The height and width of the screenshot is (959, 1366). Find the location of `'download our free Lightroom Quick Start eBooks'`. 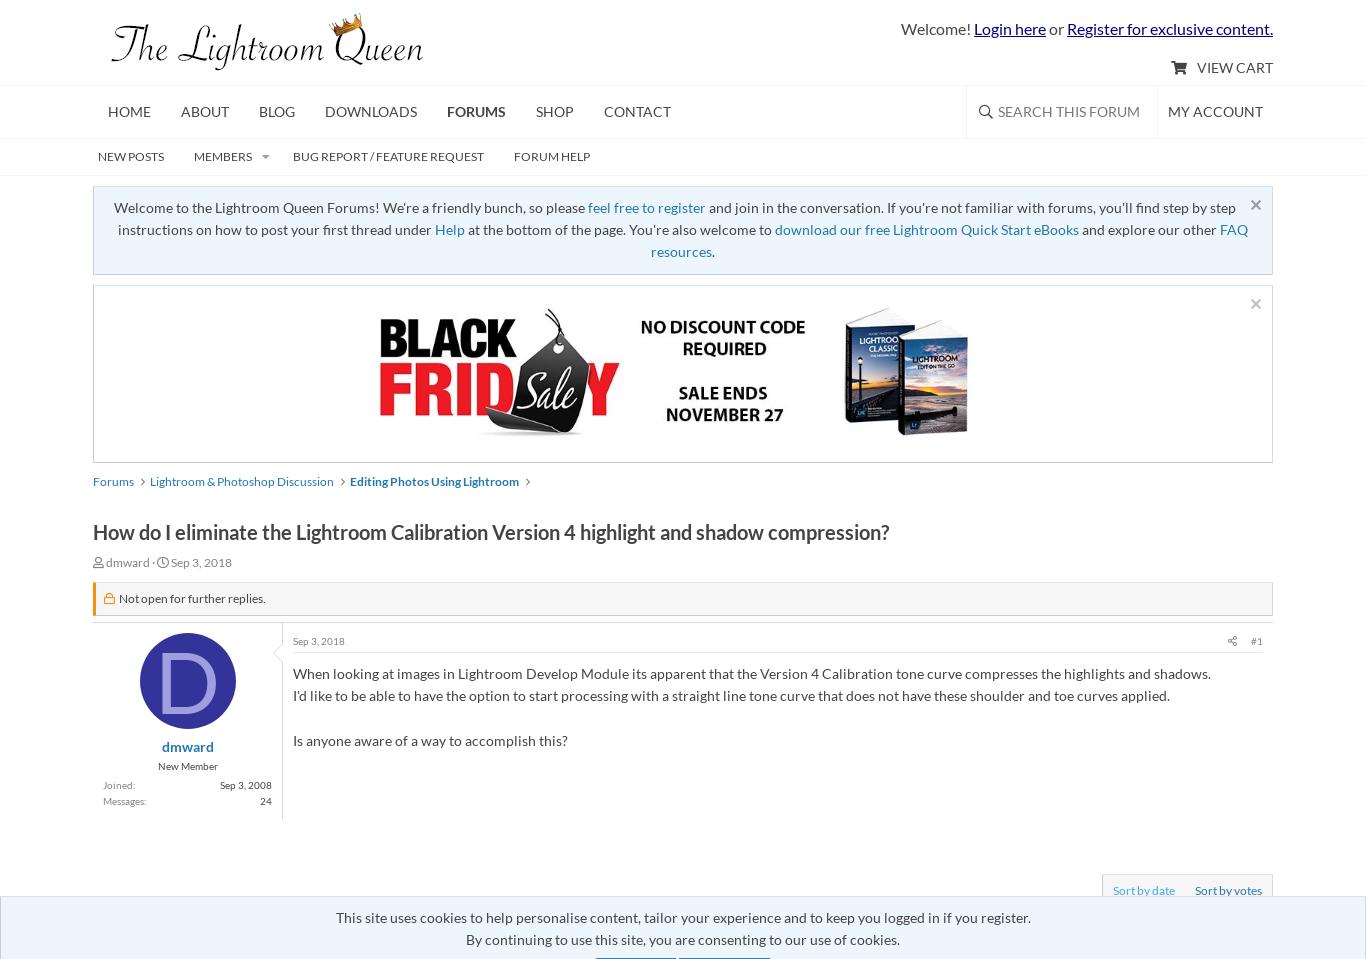

'download our free Lightroom Quick Start eBooks' is located at coordinates (774, 228).